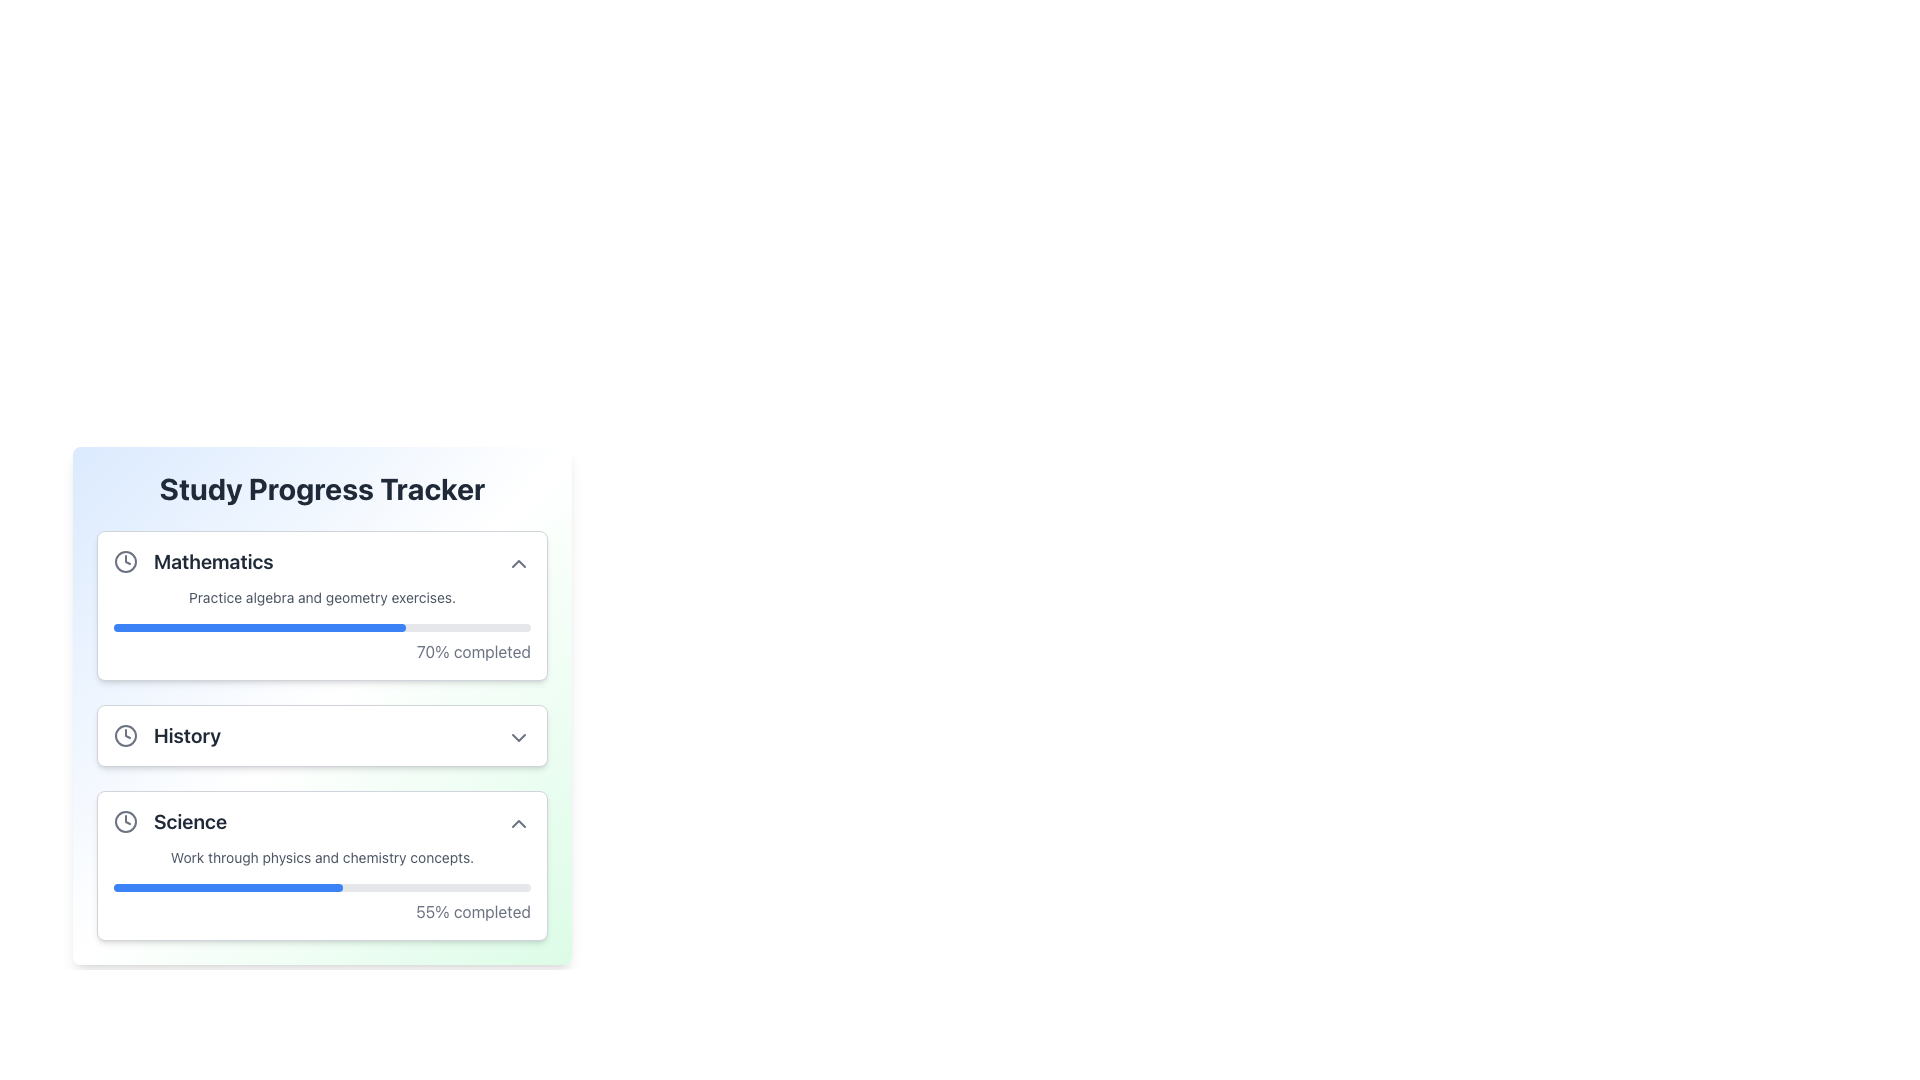 This screenshot has height=1080, width=1920. I want to click on the 'Mathematics' text and clock icon combination, which is prominently styled in bold dark gray font and located in the top-left corner of the Study Progress Tracker section, so click(193, 562).